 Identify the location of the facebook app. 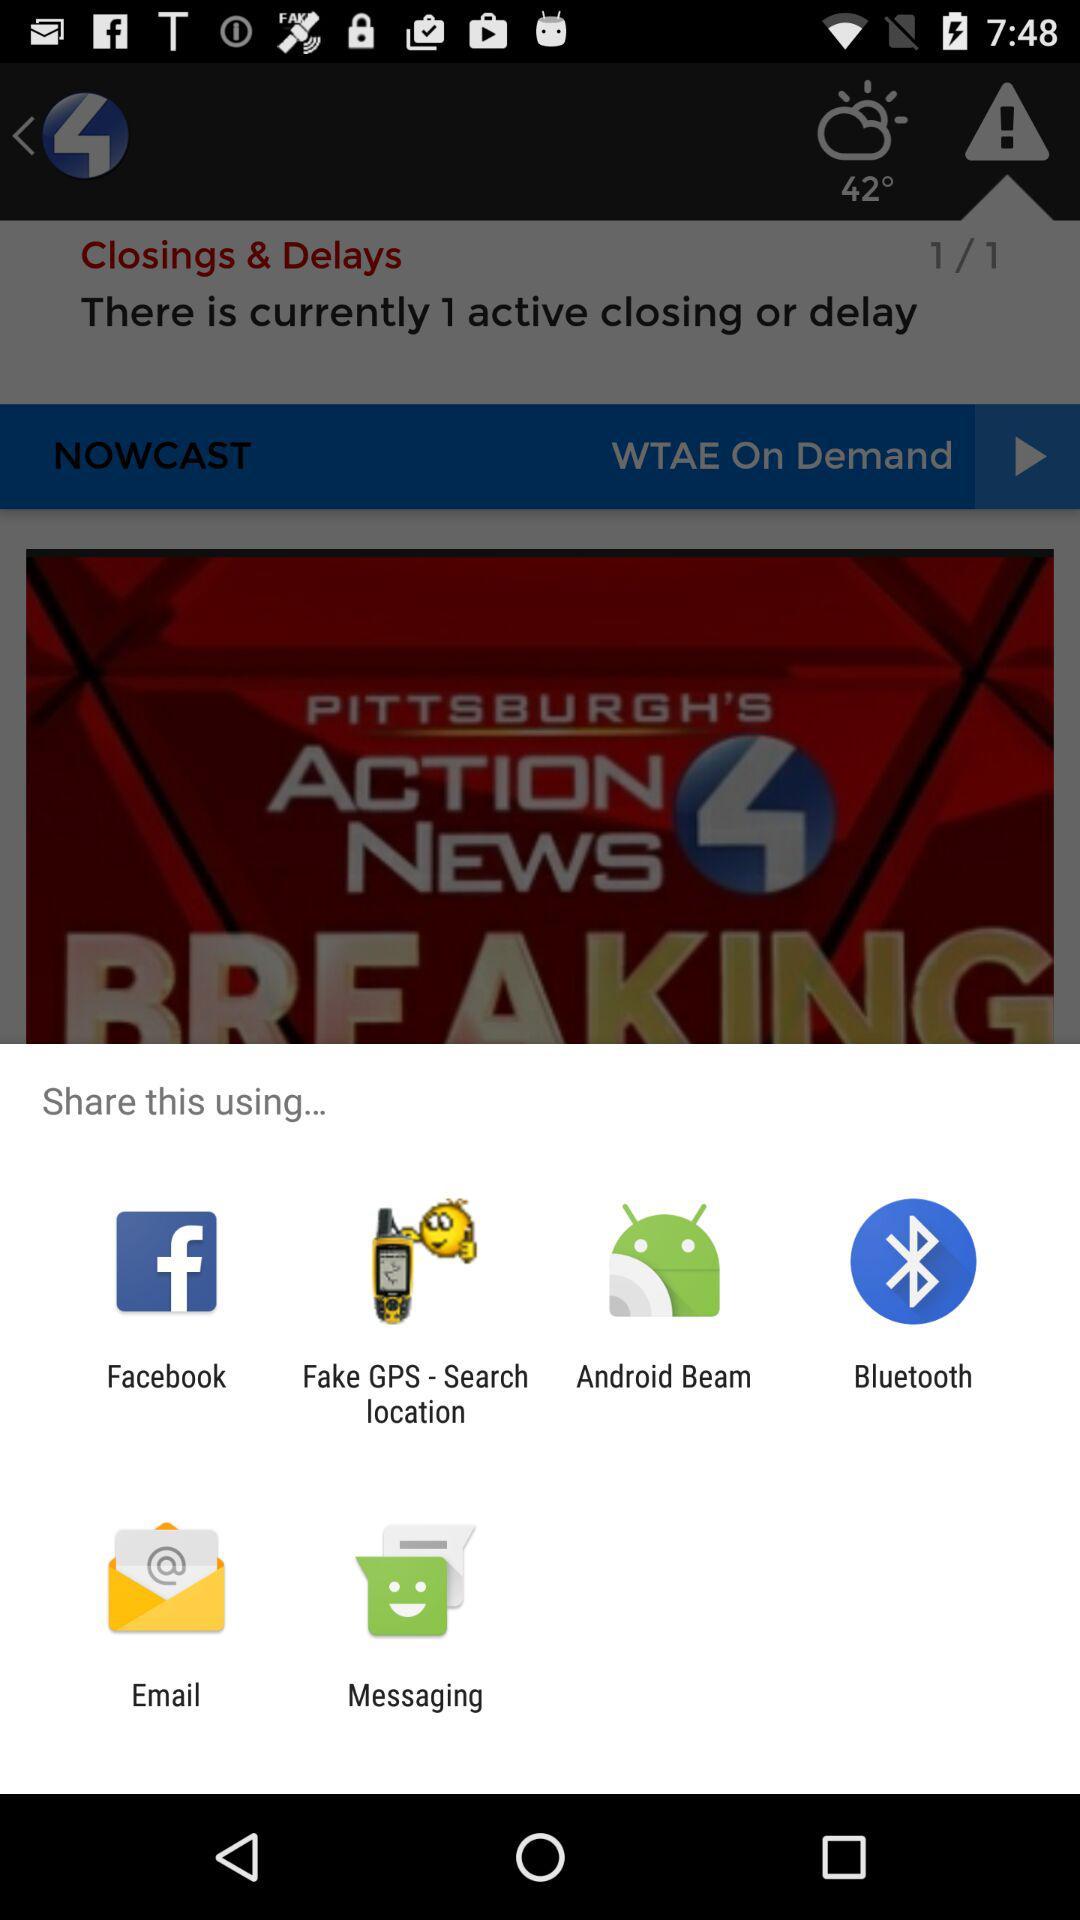
(165, 1392).